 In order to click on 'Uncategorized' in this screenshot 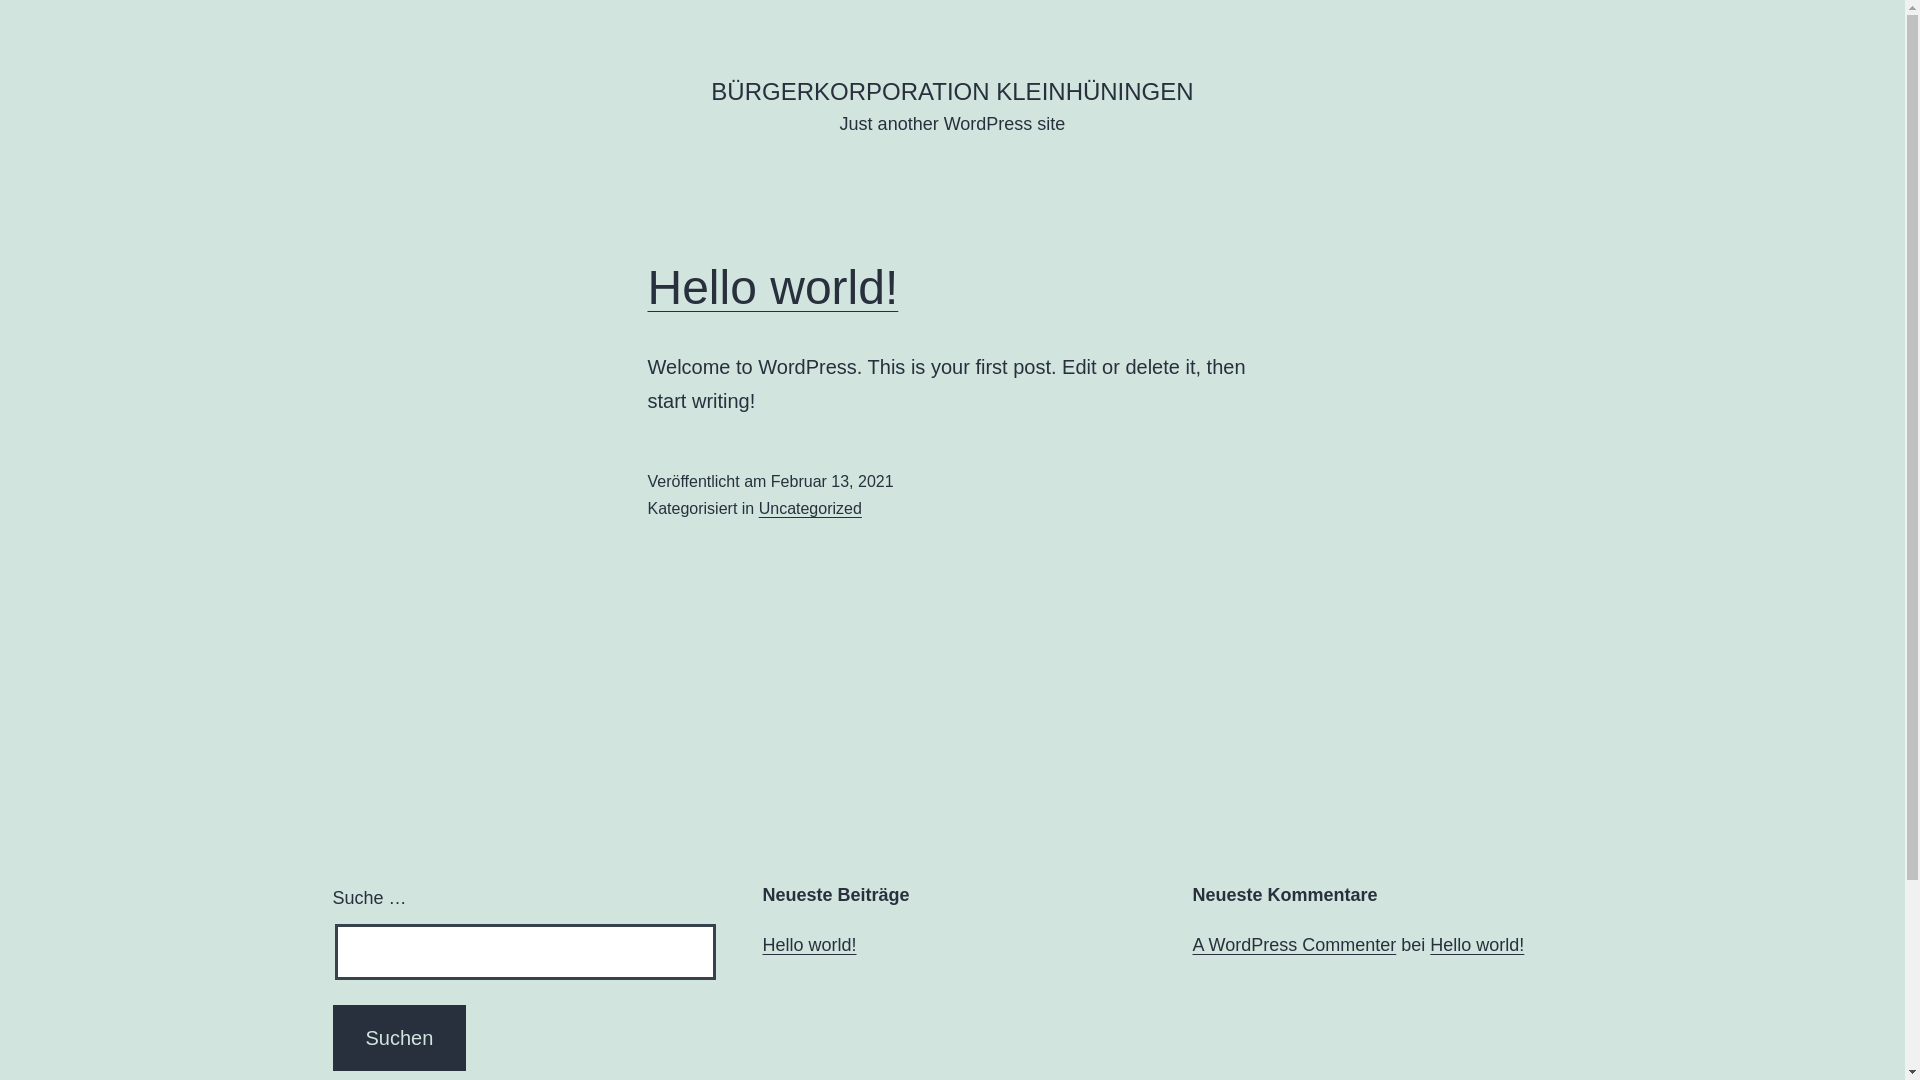, I will do `click(810, 507)`.